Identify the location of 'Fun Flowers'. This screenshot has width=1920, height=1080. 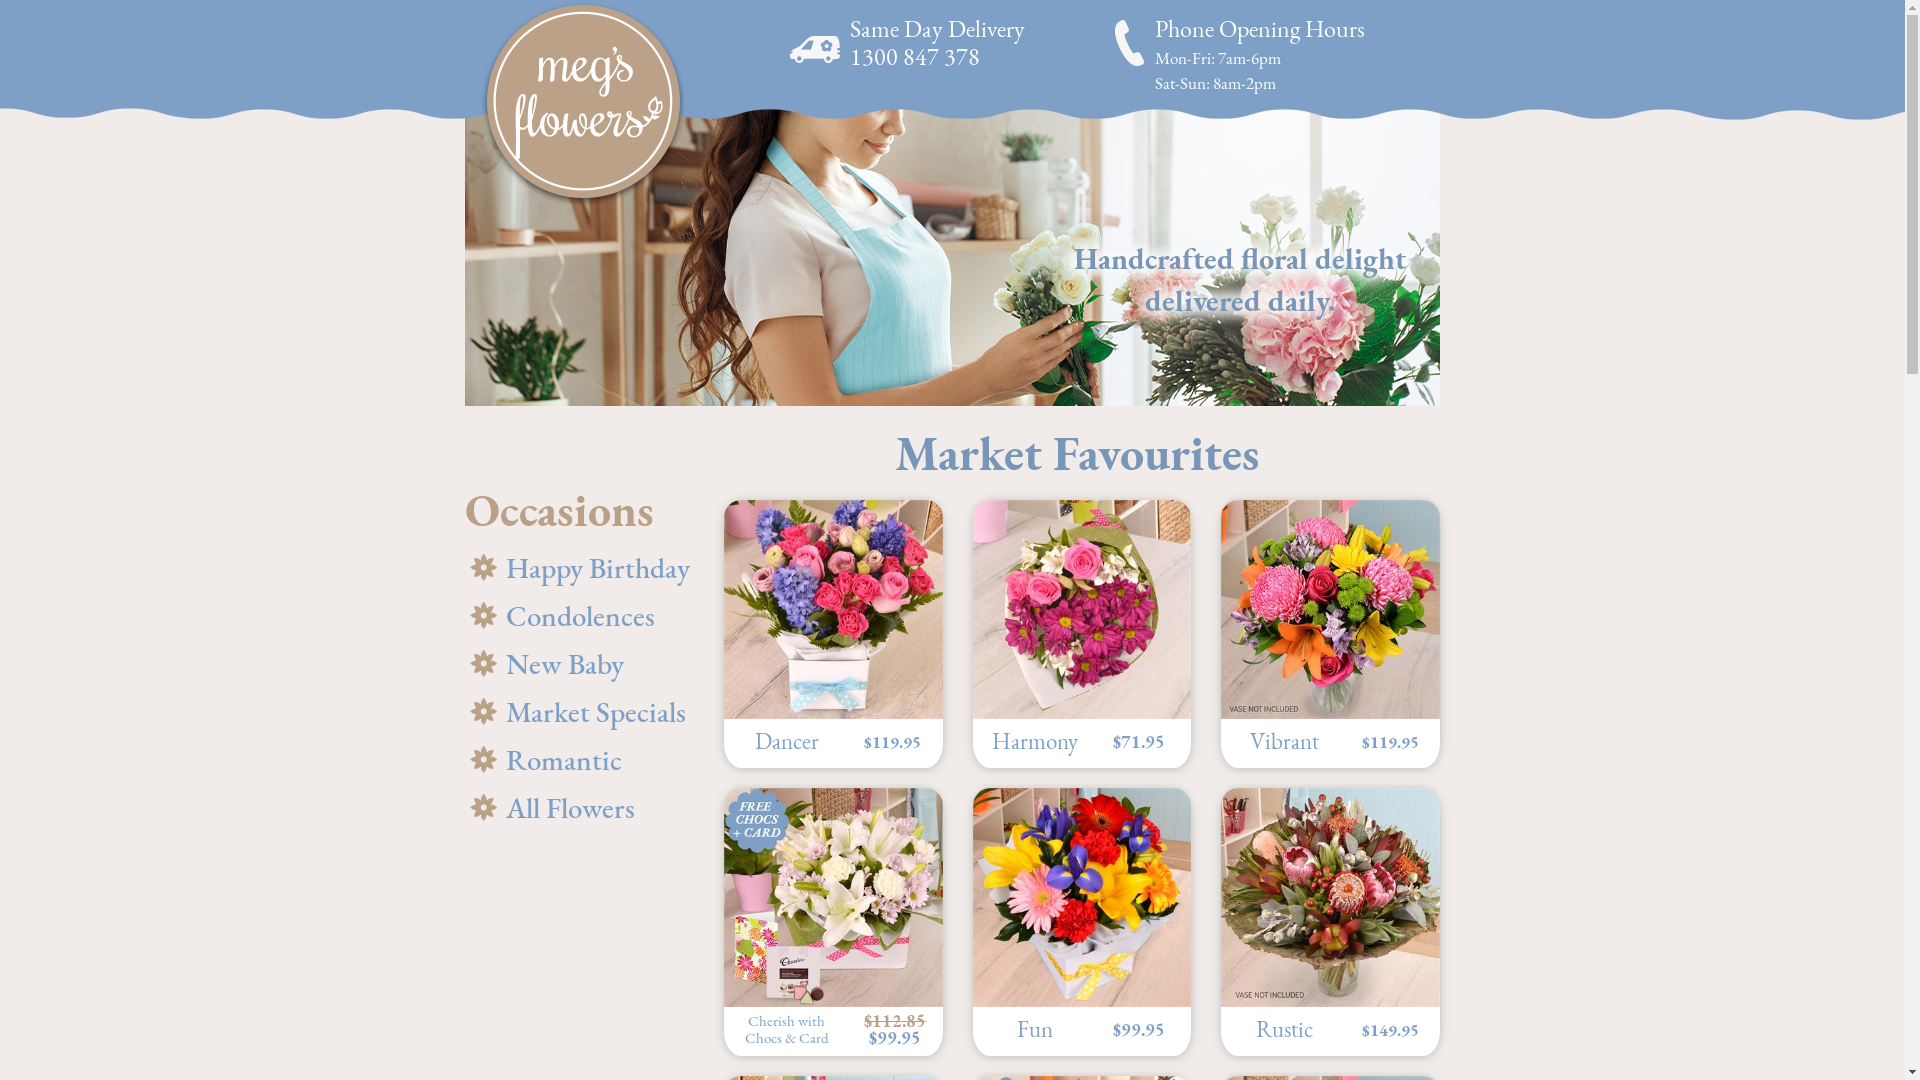
(1080, 896).